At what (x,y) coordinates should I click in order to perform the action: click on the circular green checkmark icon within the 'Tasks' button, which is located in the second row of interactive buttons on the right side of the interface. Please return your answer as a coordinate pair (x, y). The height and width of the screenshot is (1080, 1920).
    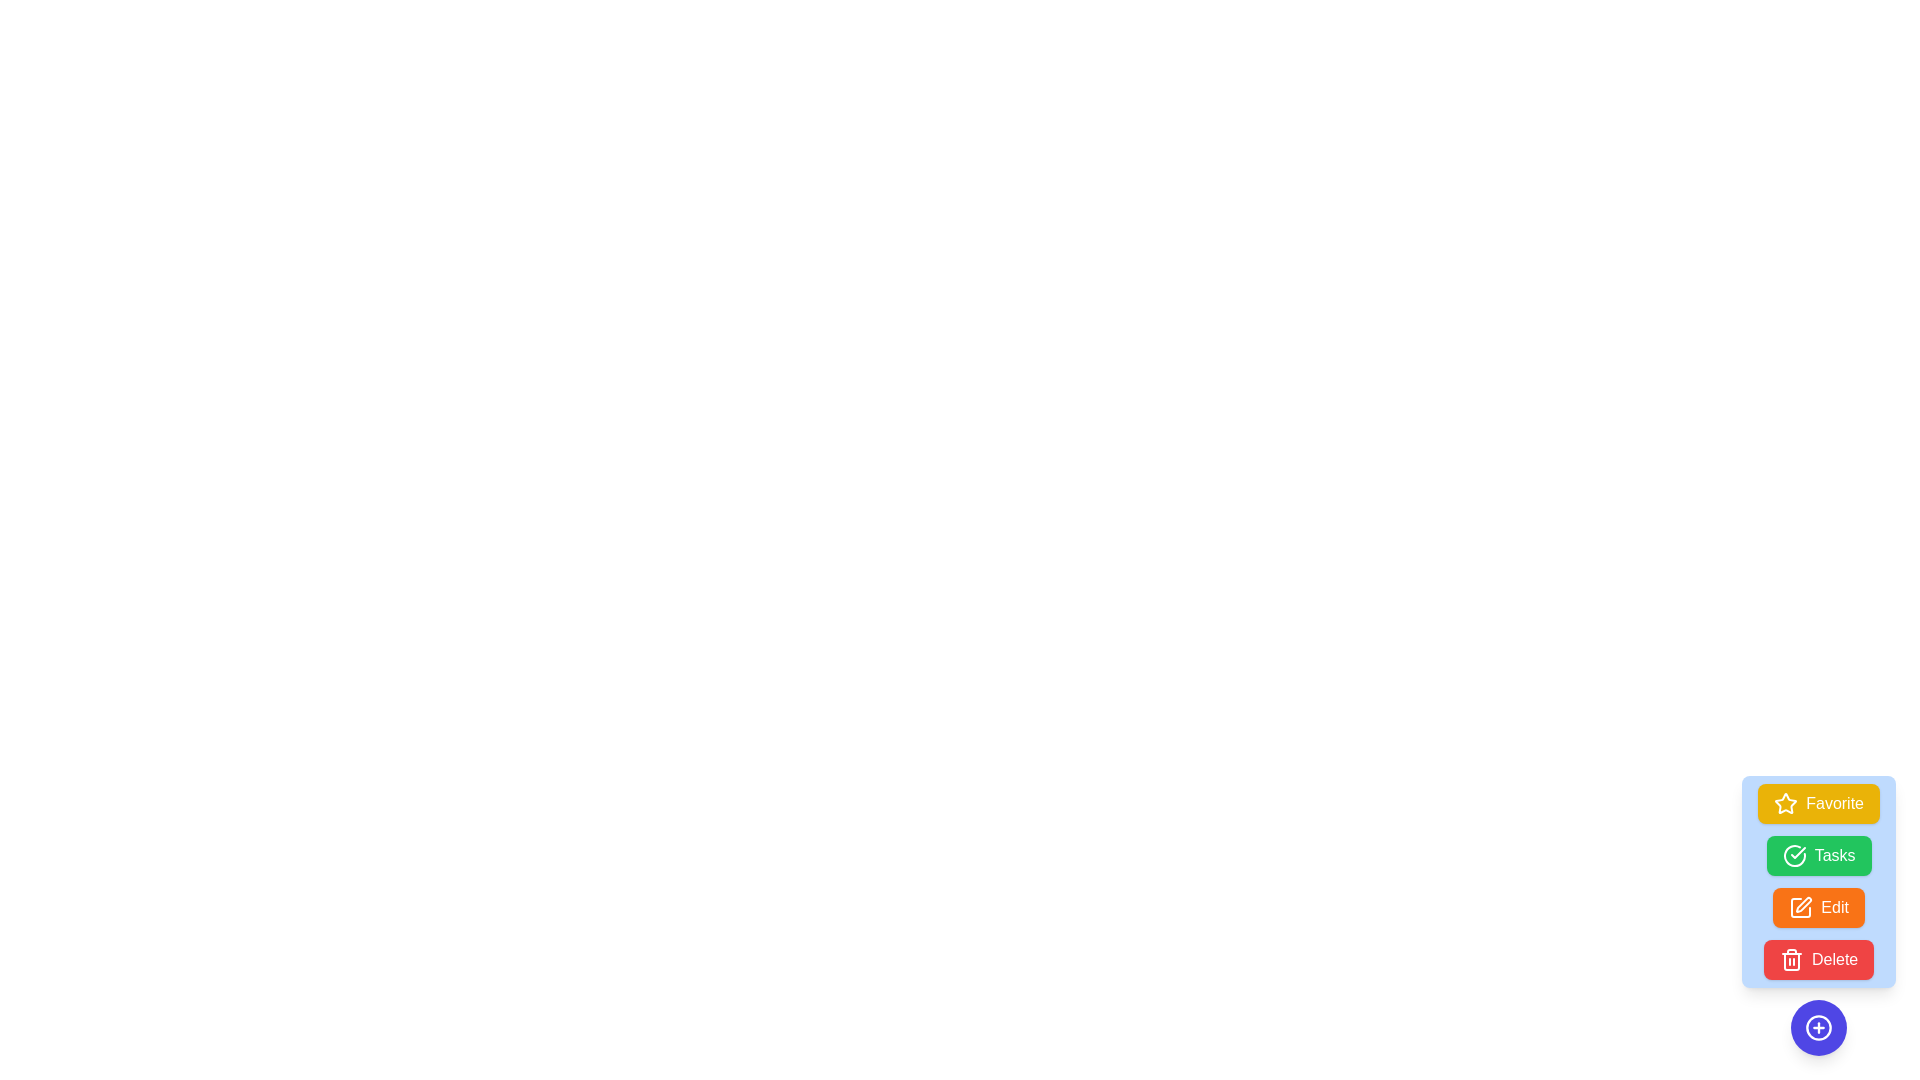
    Looking at the image, I should click on (1794, 855).